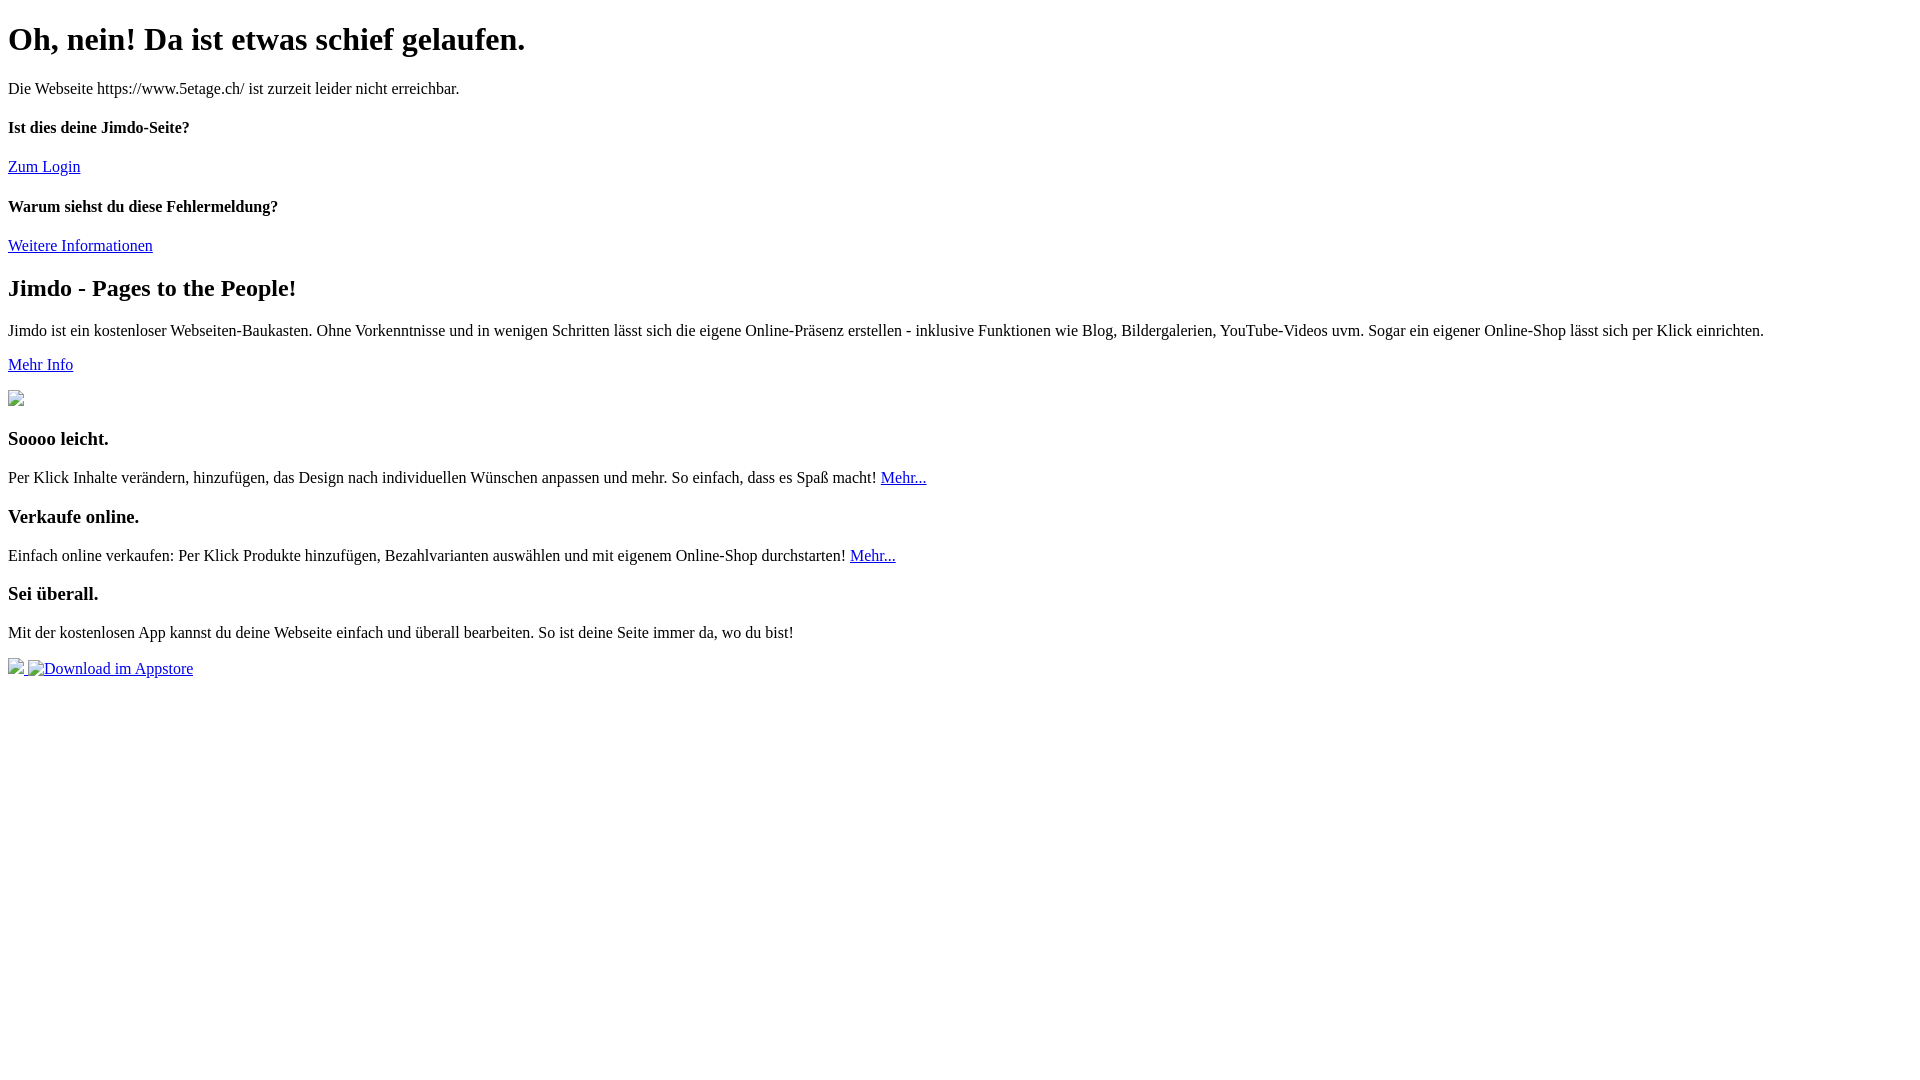 Image resolution: width=1920 pixels, height=1080 pixels. What do you see at coordinates (849, 555) in the screenshot?
I see `'Mehr...'` at bounding box center [849, 555].